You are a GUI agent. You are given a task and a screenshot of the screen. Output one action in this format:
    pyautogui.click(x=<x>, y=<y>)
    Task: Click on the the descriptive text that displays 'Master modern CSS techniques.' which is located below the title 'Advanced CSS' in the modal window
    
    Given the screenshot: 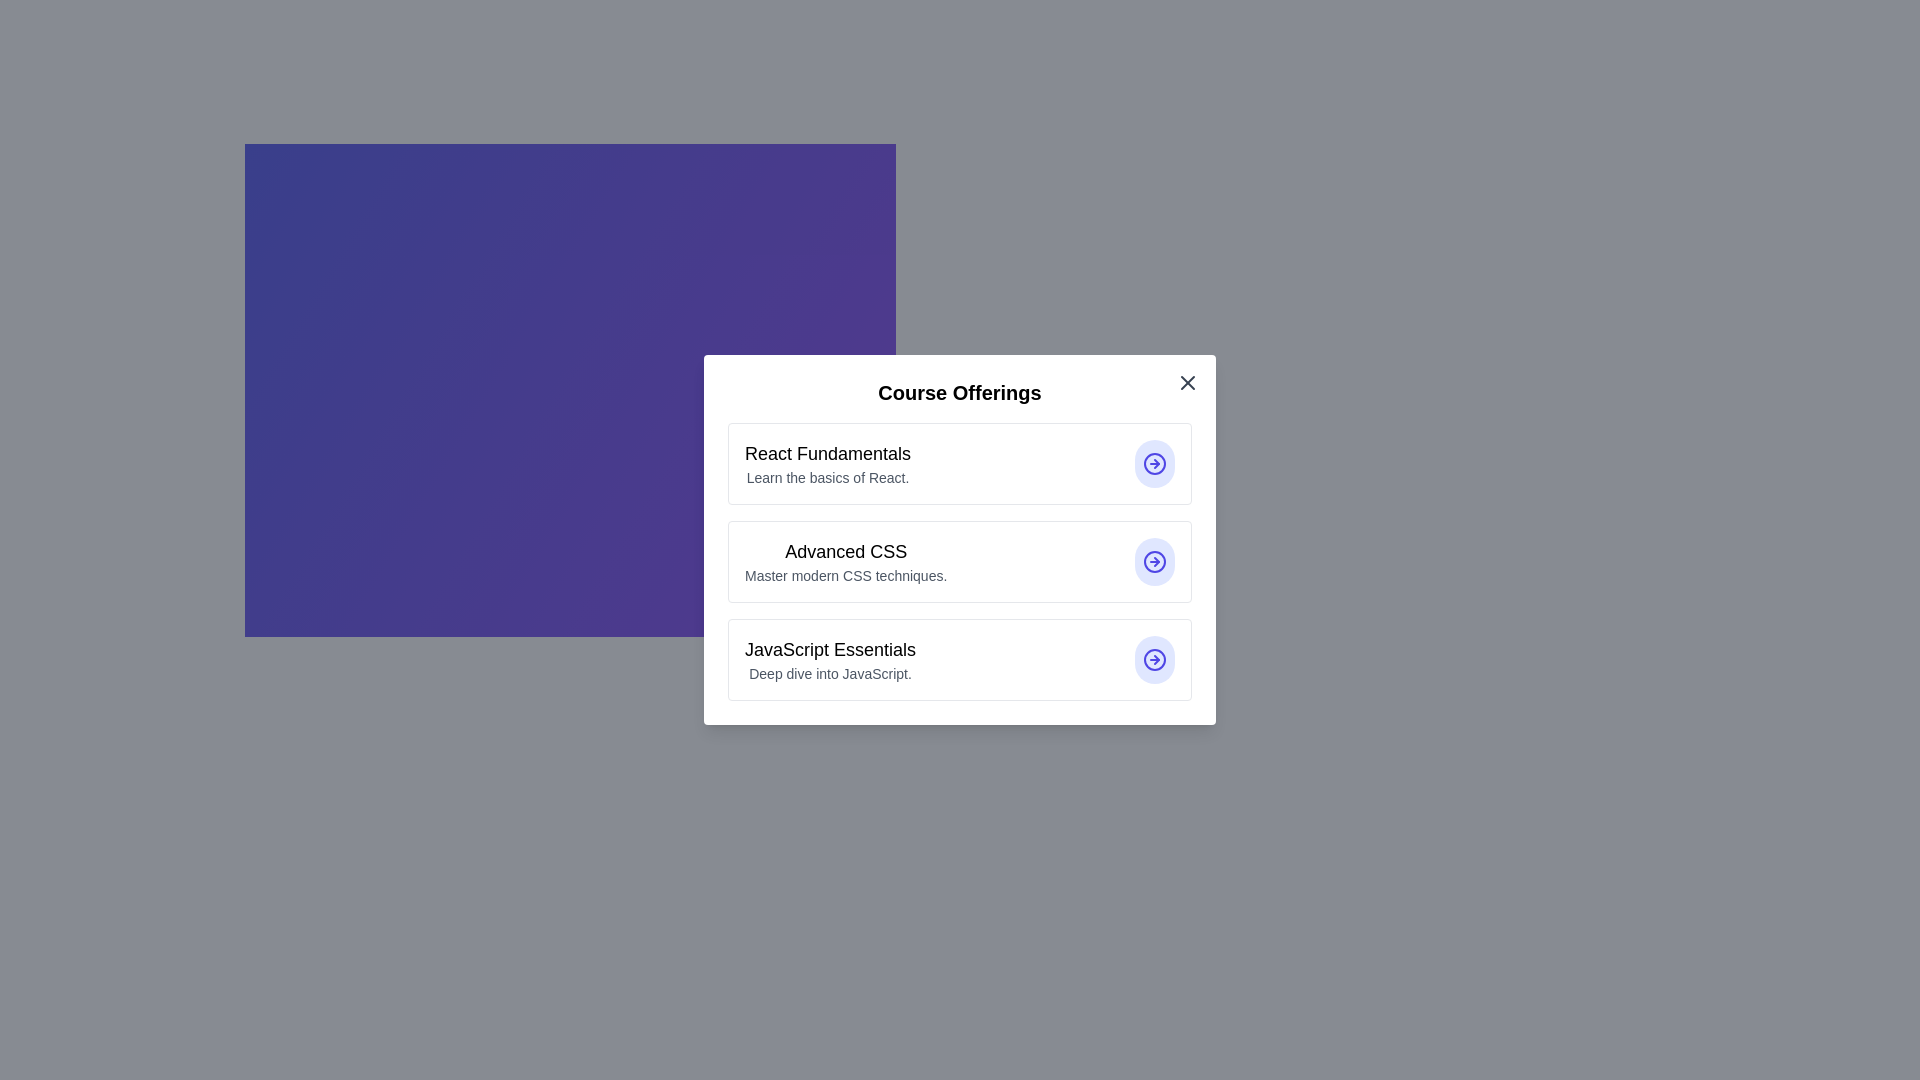 What is the action you would take?
    pyautogui.click(x=846, y=575)
    